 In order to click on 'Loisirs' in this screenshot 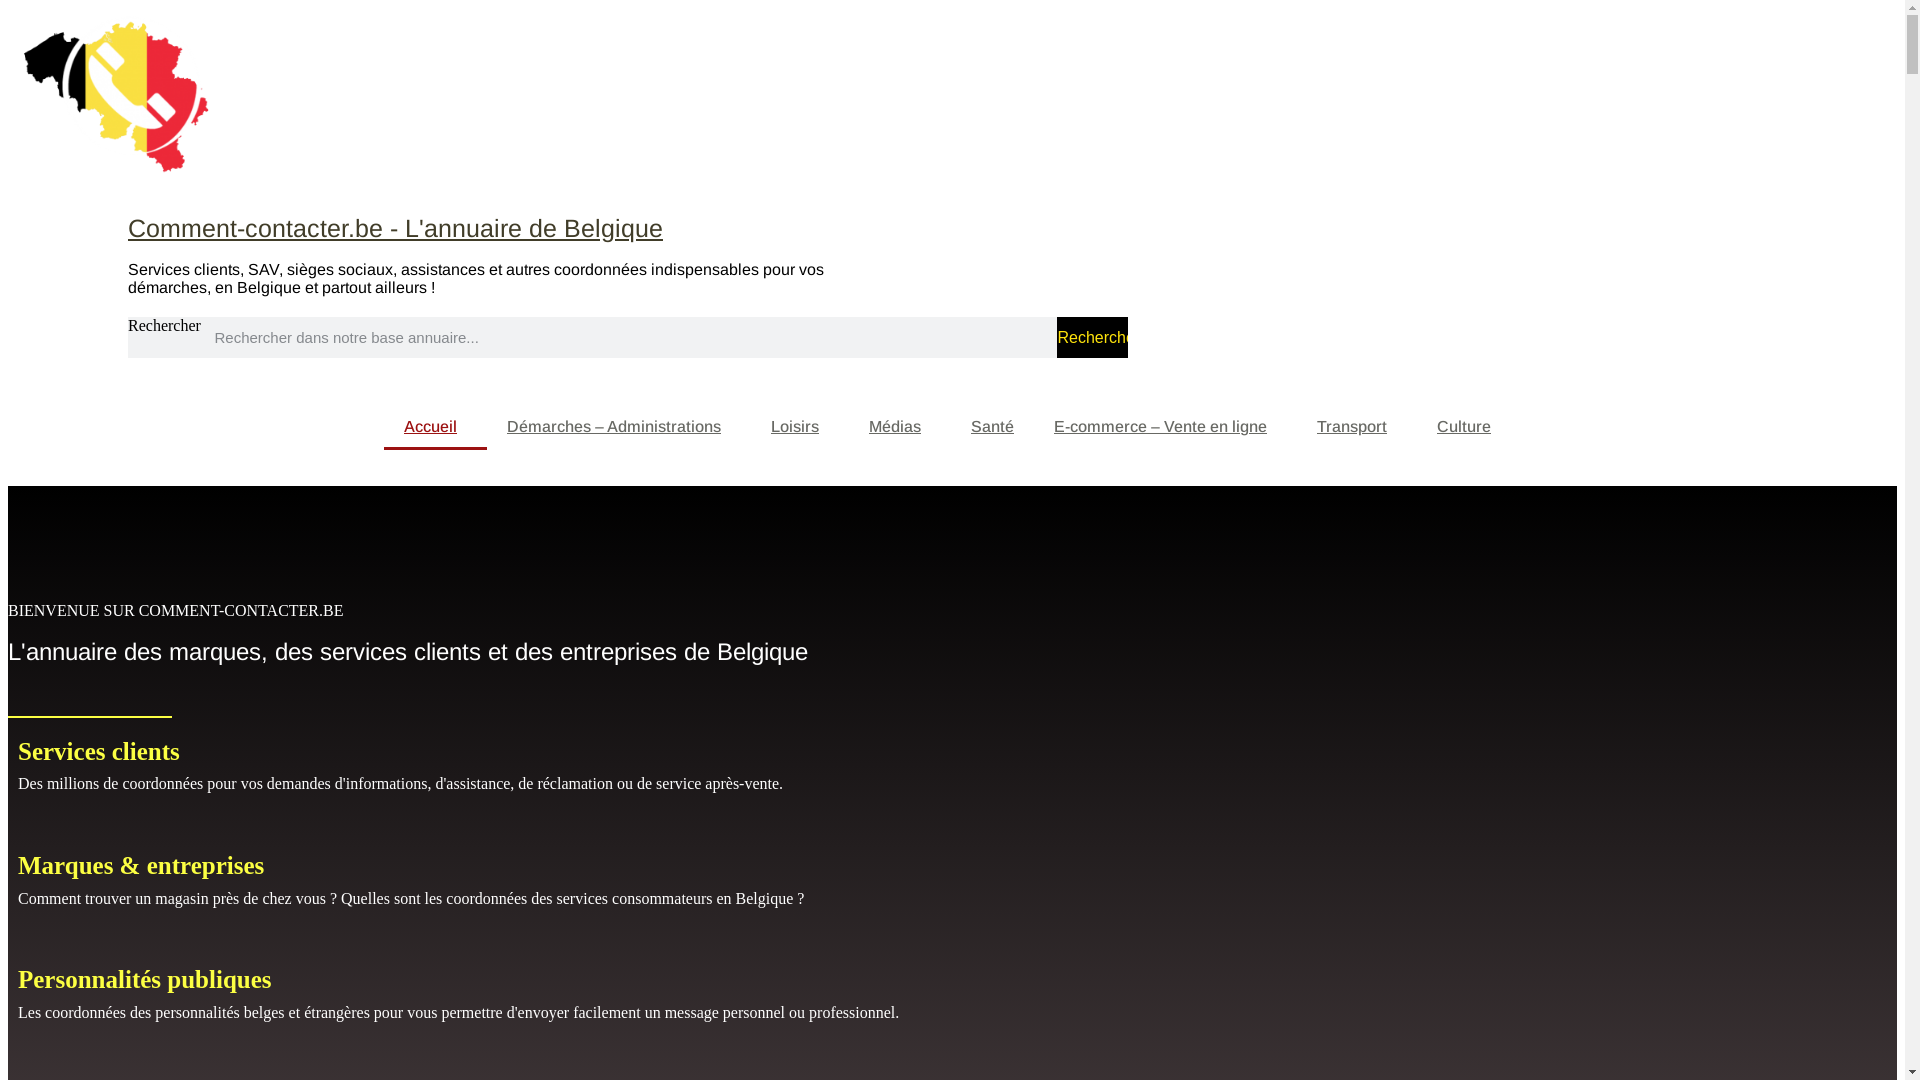, I will do `click(800, 426)`.